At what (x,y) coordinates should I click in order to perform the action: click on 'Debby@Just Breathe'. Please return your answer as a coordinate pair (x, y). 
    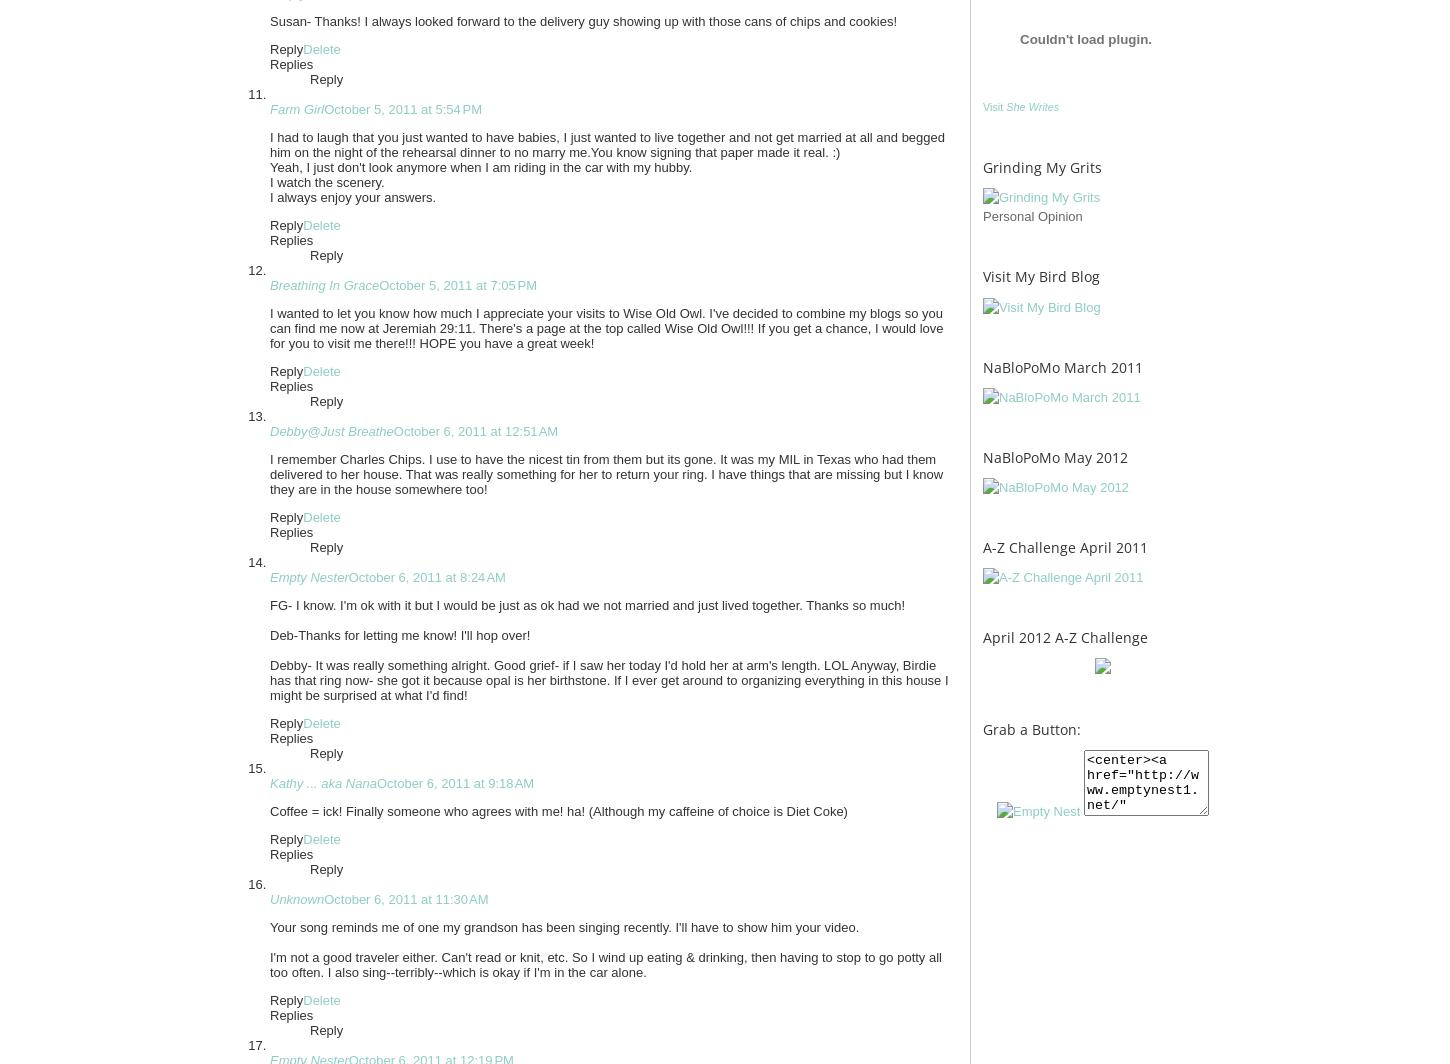
    Looking at the image, I should click on (331, 431).